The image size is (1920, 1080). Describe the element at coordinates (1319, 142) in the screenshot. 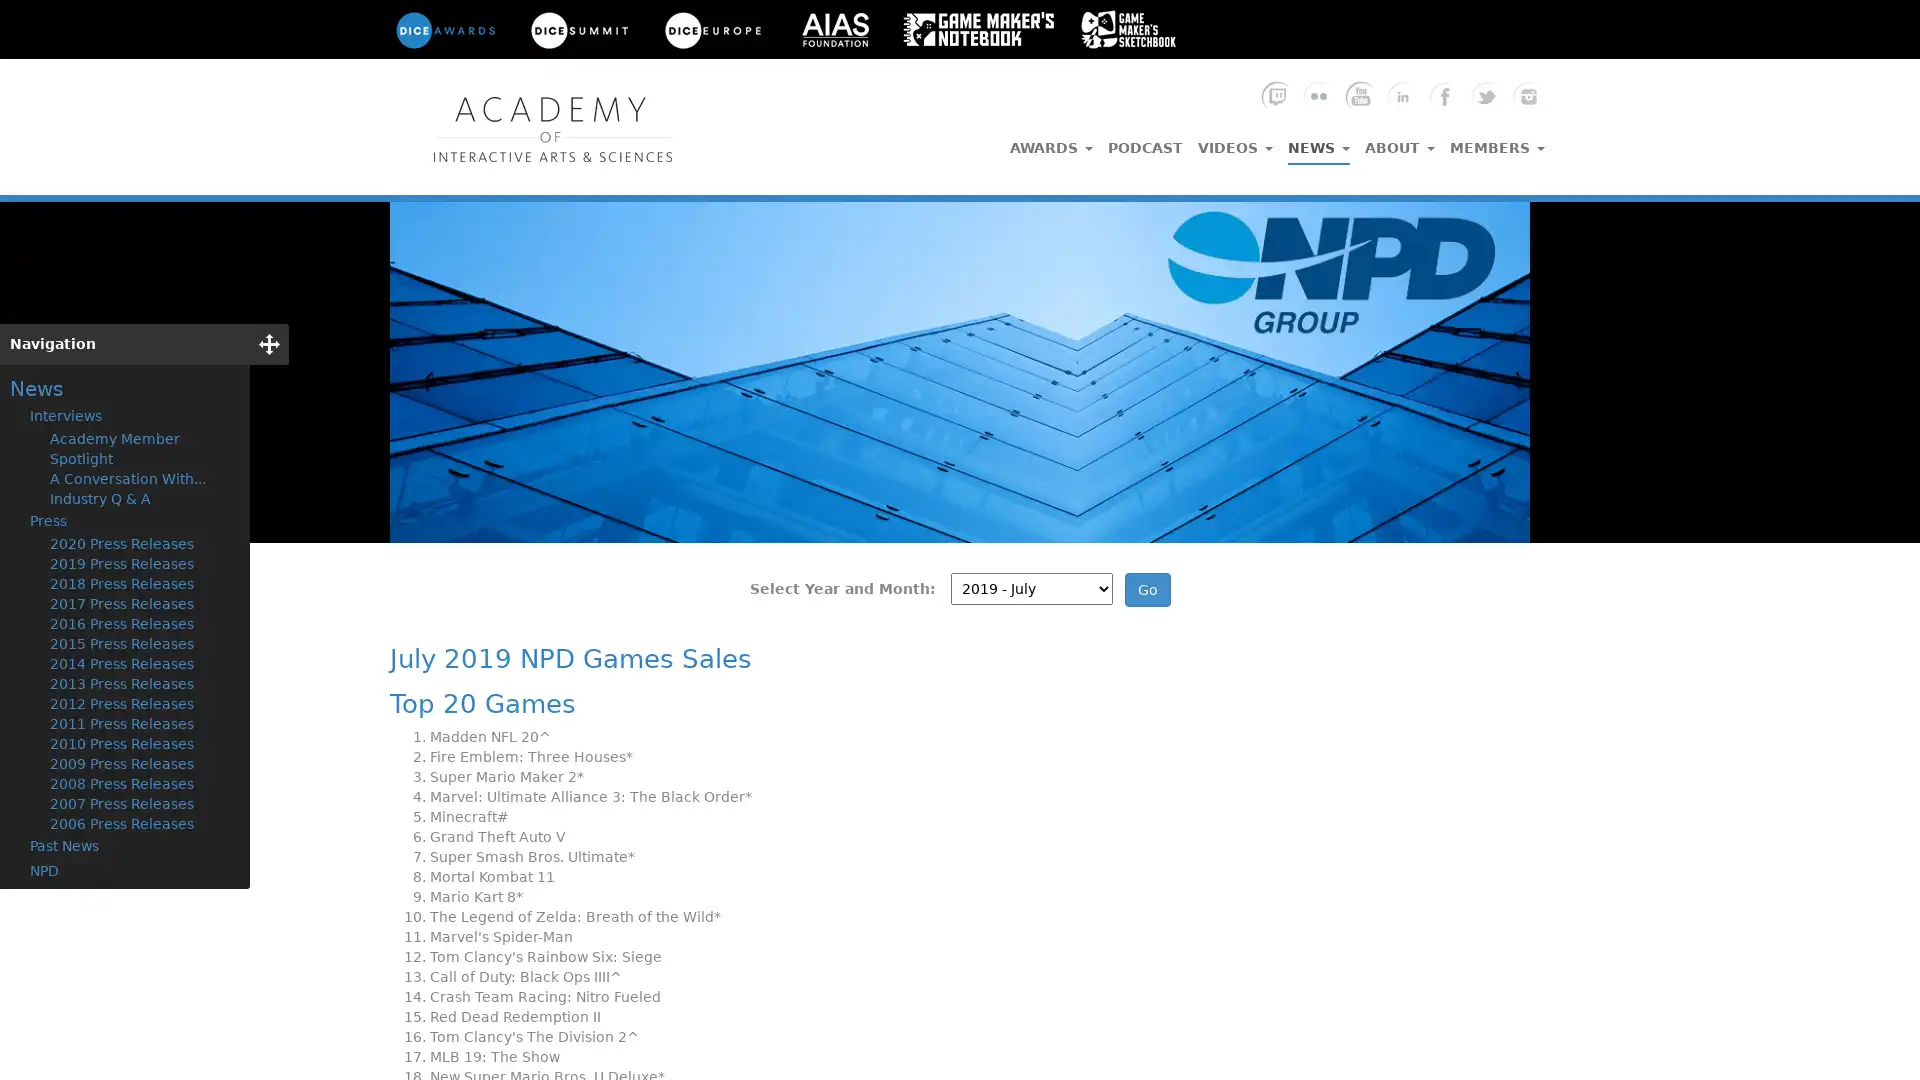

I see `NEWS` at that location.